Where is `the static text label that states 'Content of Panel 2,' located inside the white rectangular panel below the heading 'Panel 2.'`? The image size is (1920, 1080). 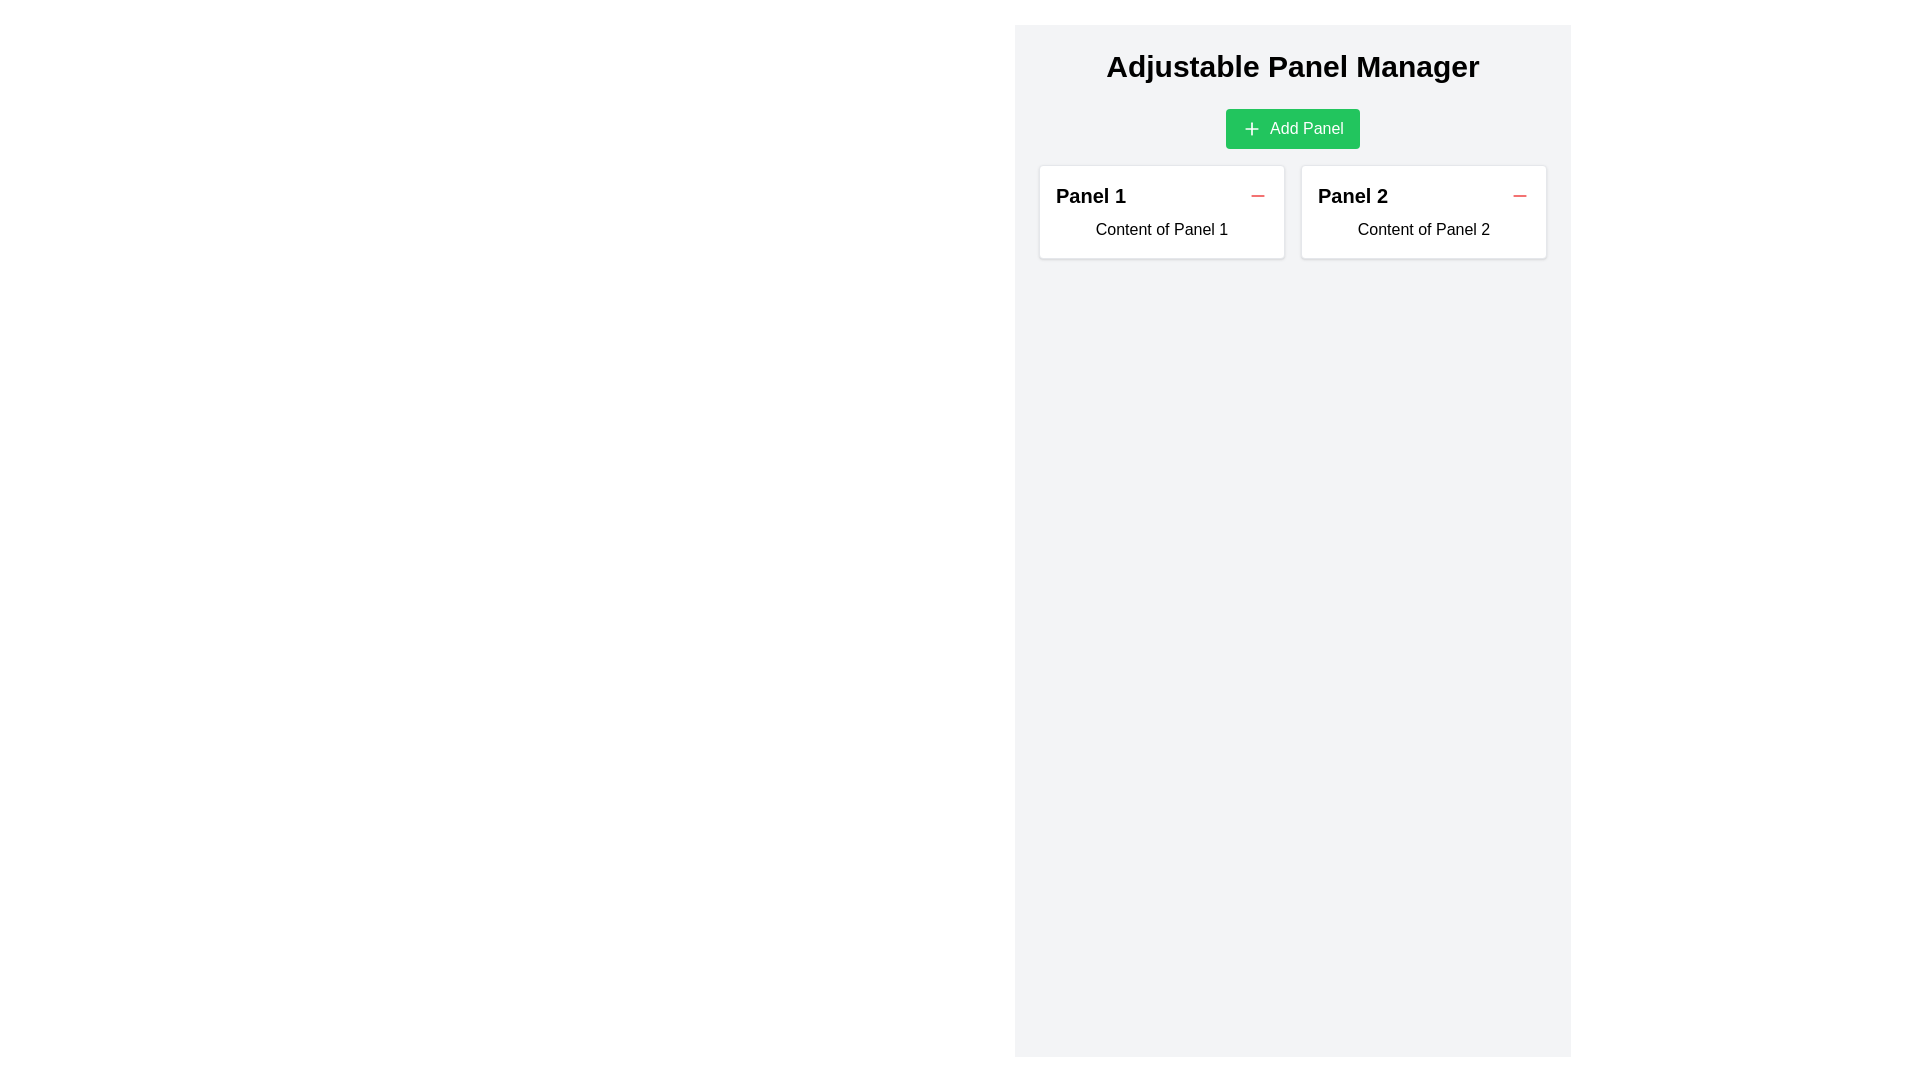
the static text label that states 'Content of Panel 2,' located inside the white rectangular panel below the heading 'Panel 2.' is located at coordinates (1423, 229).